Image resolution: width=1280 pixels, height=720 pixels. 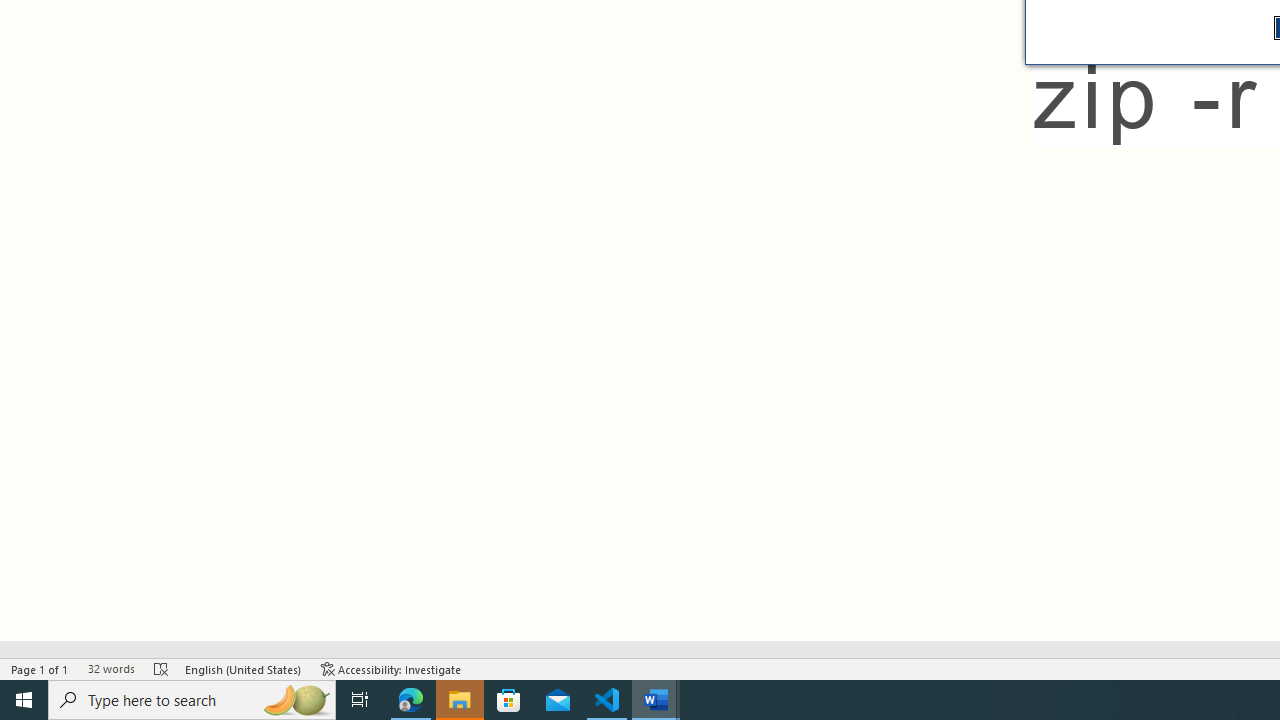 I want to click on 'File Explorer - 1 running window', so click(x=459, y=698).